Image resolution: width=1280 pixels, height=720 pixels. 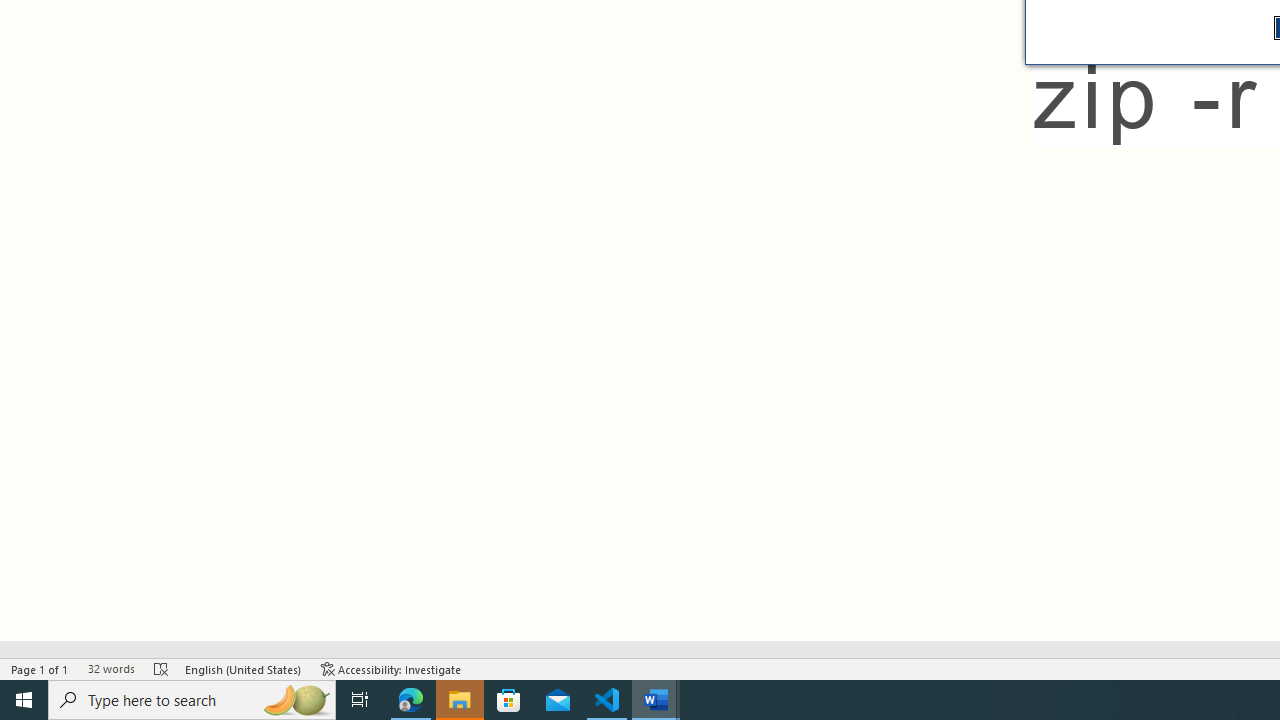 I want to click on 'File Explorer - 1 running window', so click(x=459, y=698).